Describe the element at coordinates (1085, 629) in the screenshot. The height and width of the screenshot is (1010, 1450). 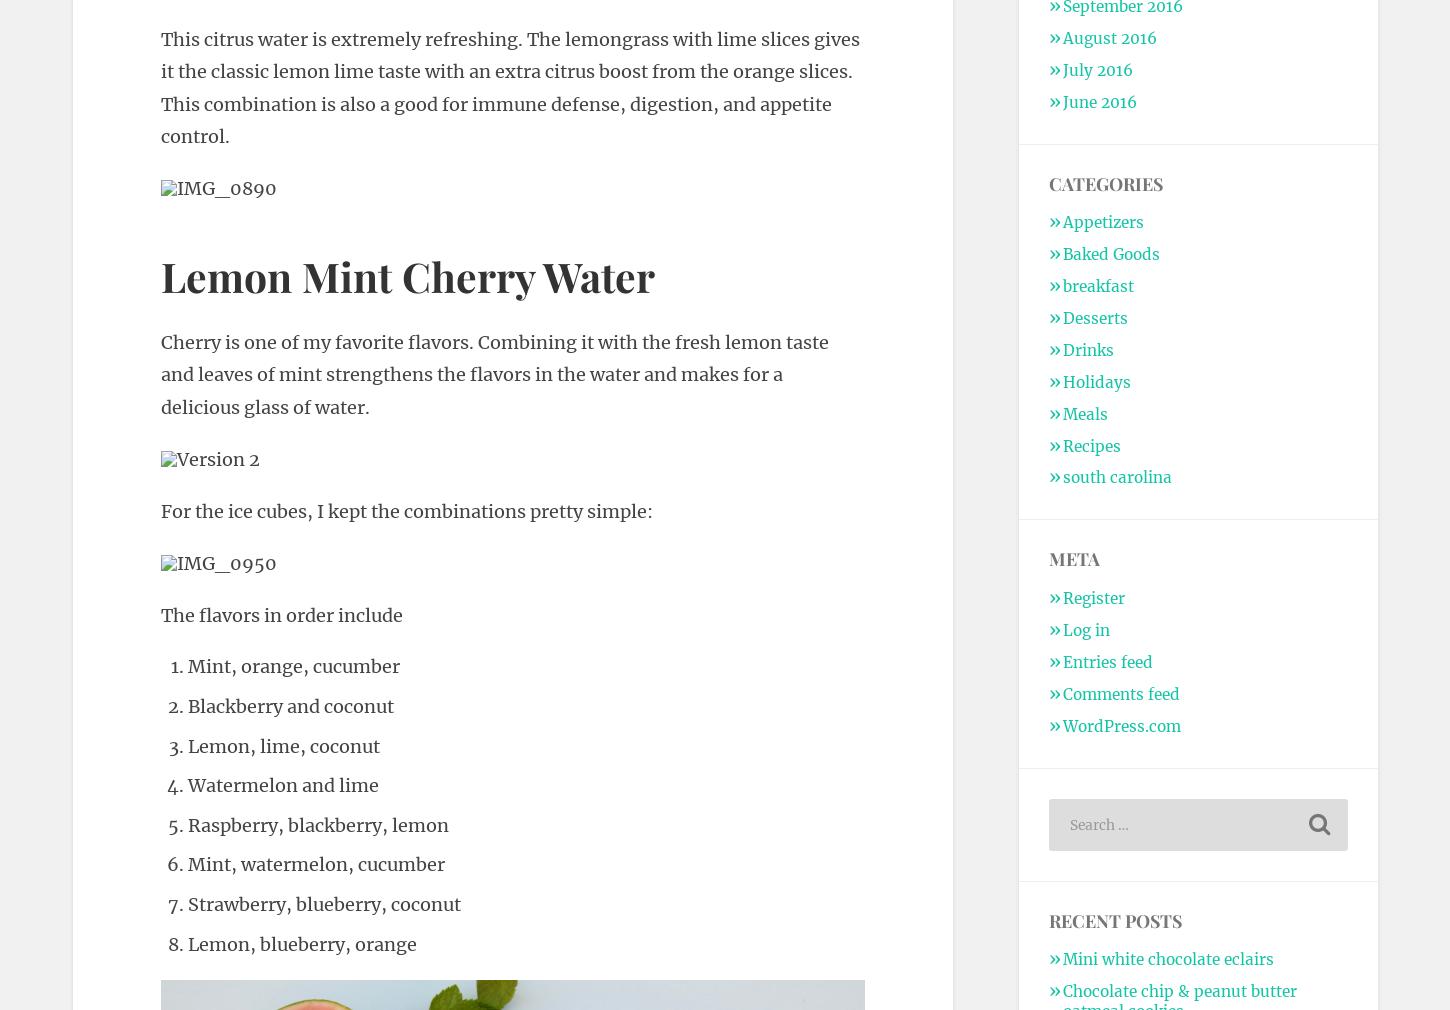
I see `'Log in'` at that location.